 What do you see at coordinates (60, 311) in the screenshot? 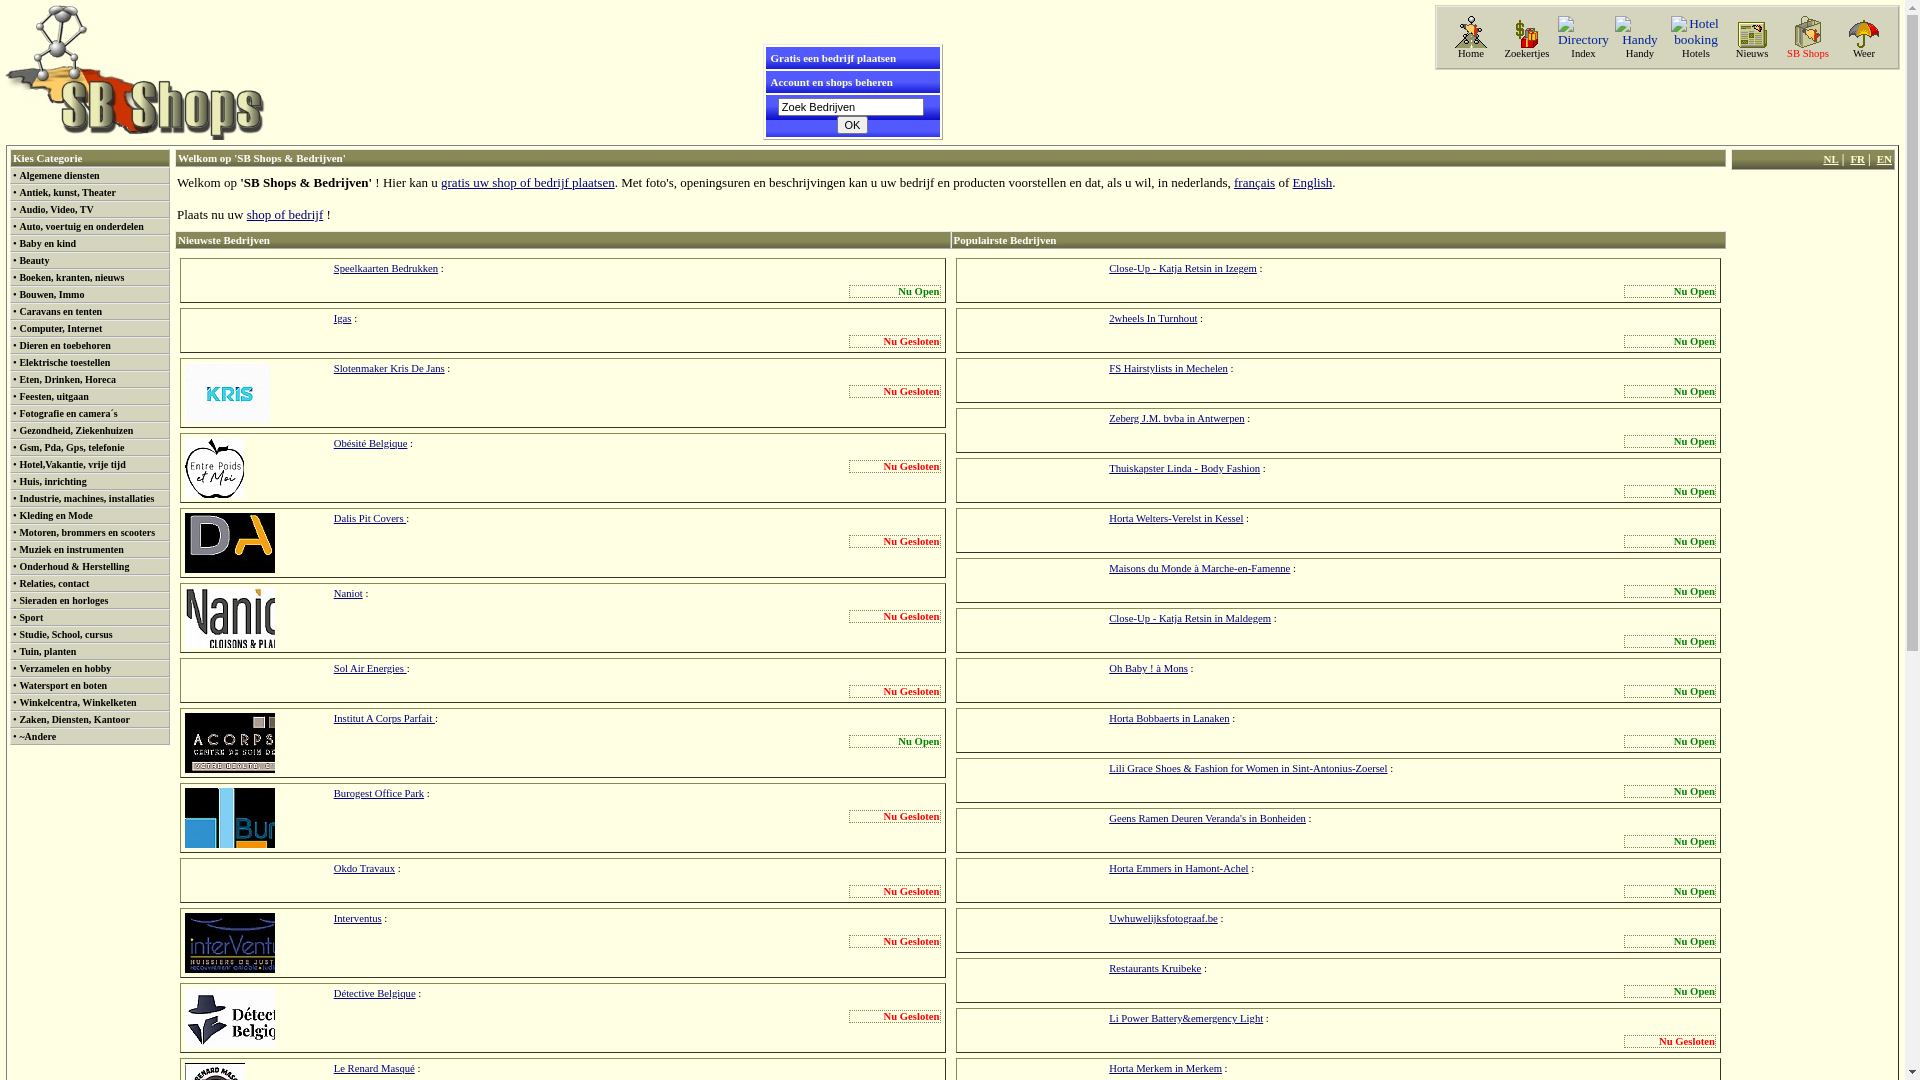
I see `'Caravans en tenten'` at bounding box center [60, 311].